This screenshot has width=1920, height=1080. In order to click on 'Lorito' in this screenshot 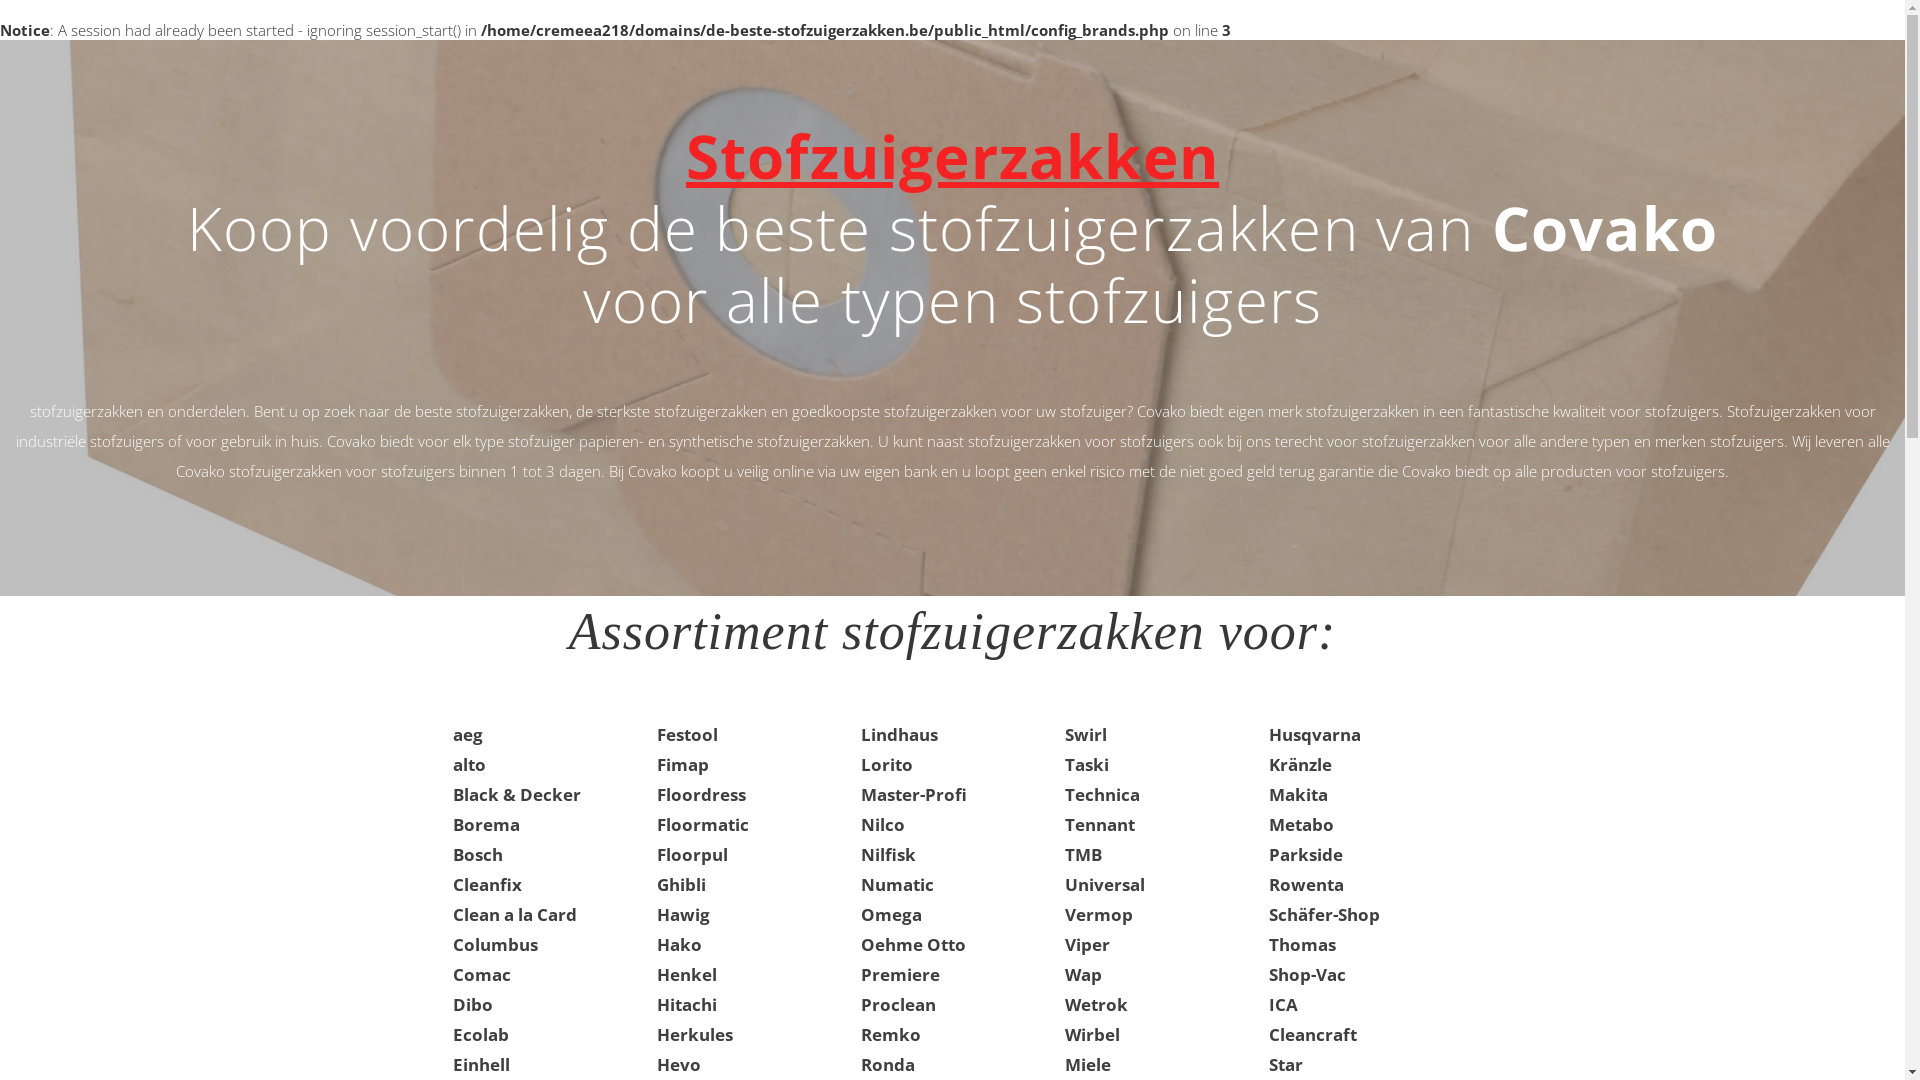, I will do `click(885, 764)`.